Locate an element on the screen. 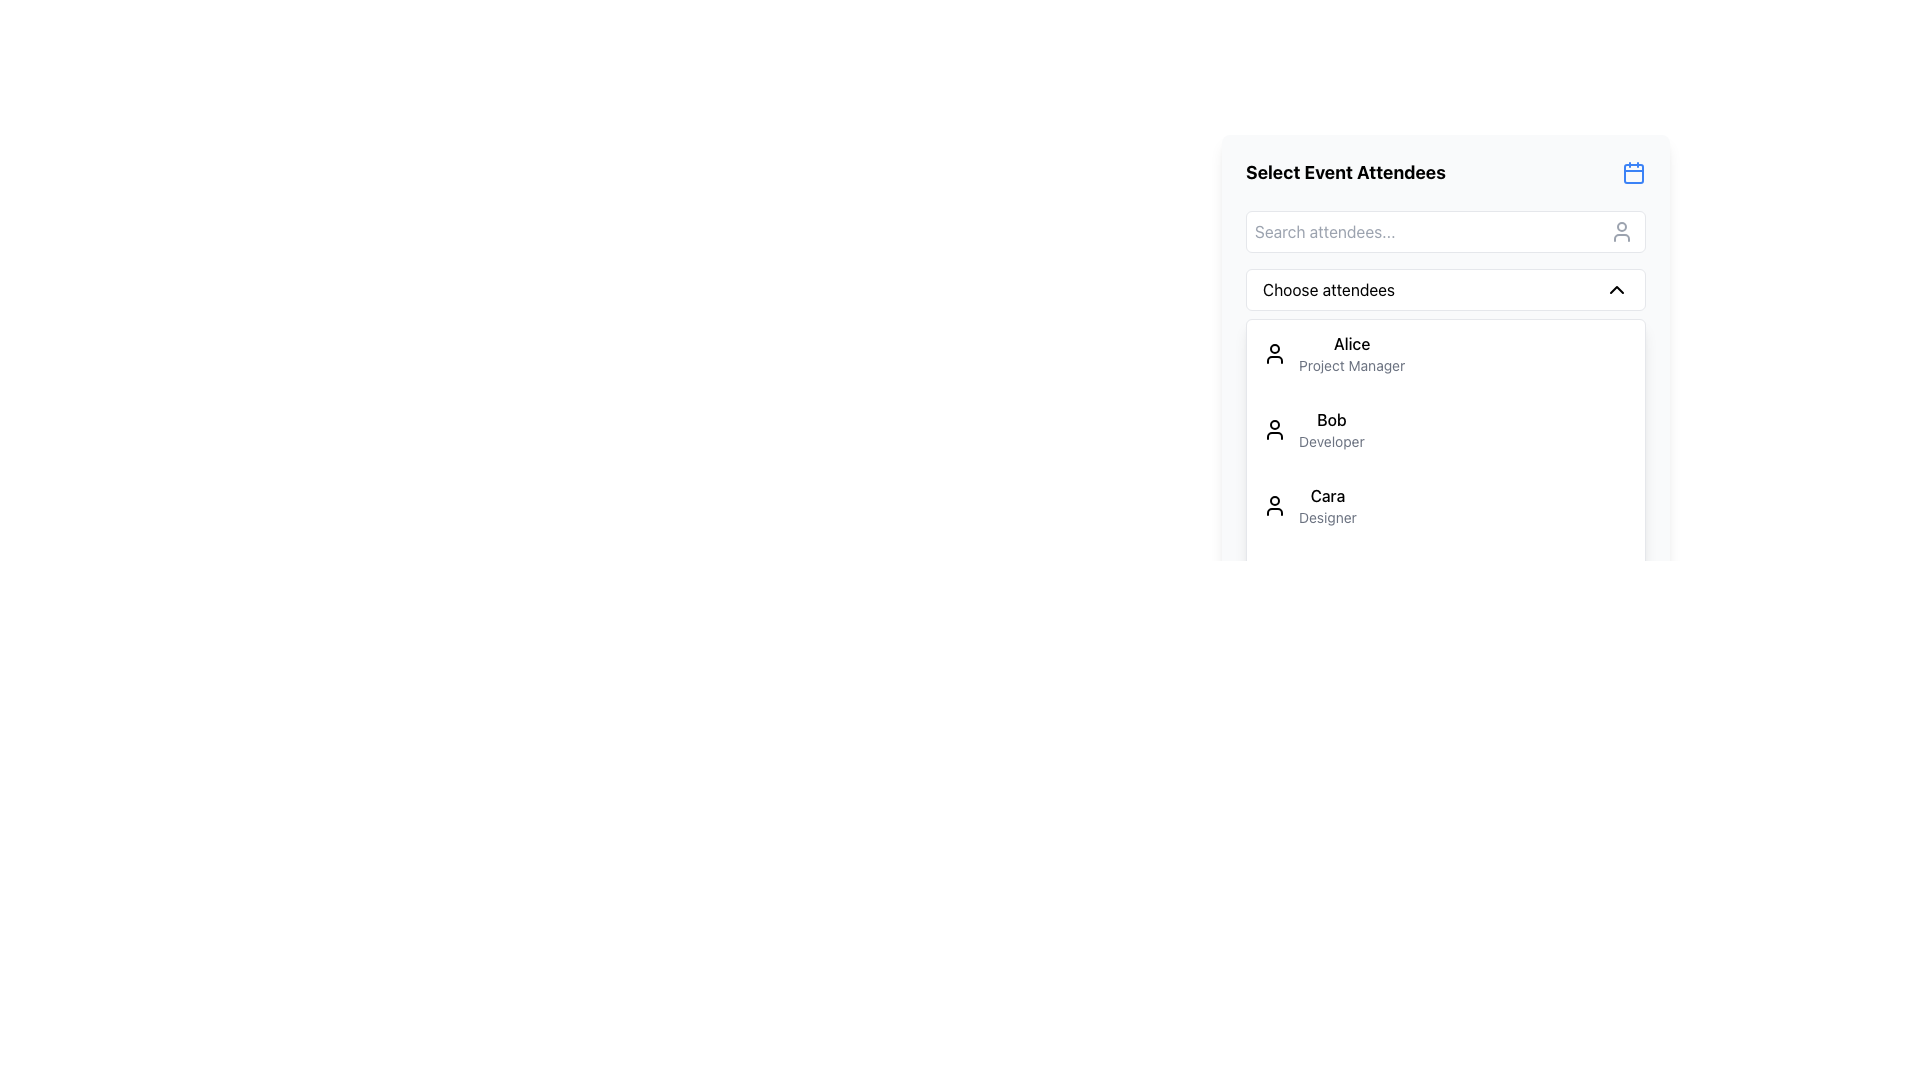 The width and height of the screenshot is (1920, 1080). the text label displaying 'Project Manager' below 'Alice', which indicates the individual's role in the attendee list is located at coordinates (1352, 366).